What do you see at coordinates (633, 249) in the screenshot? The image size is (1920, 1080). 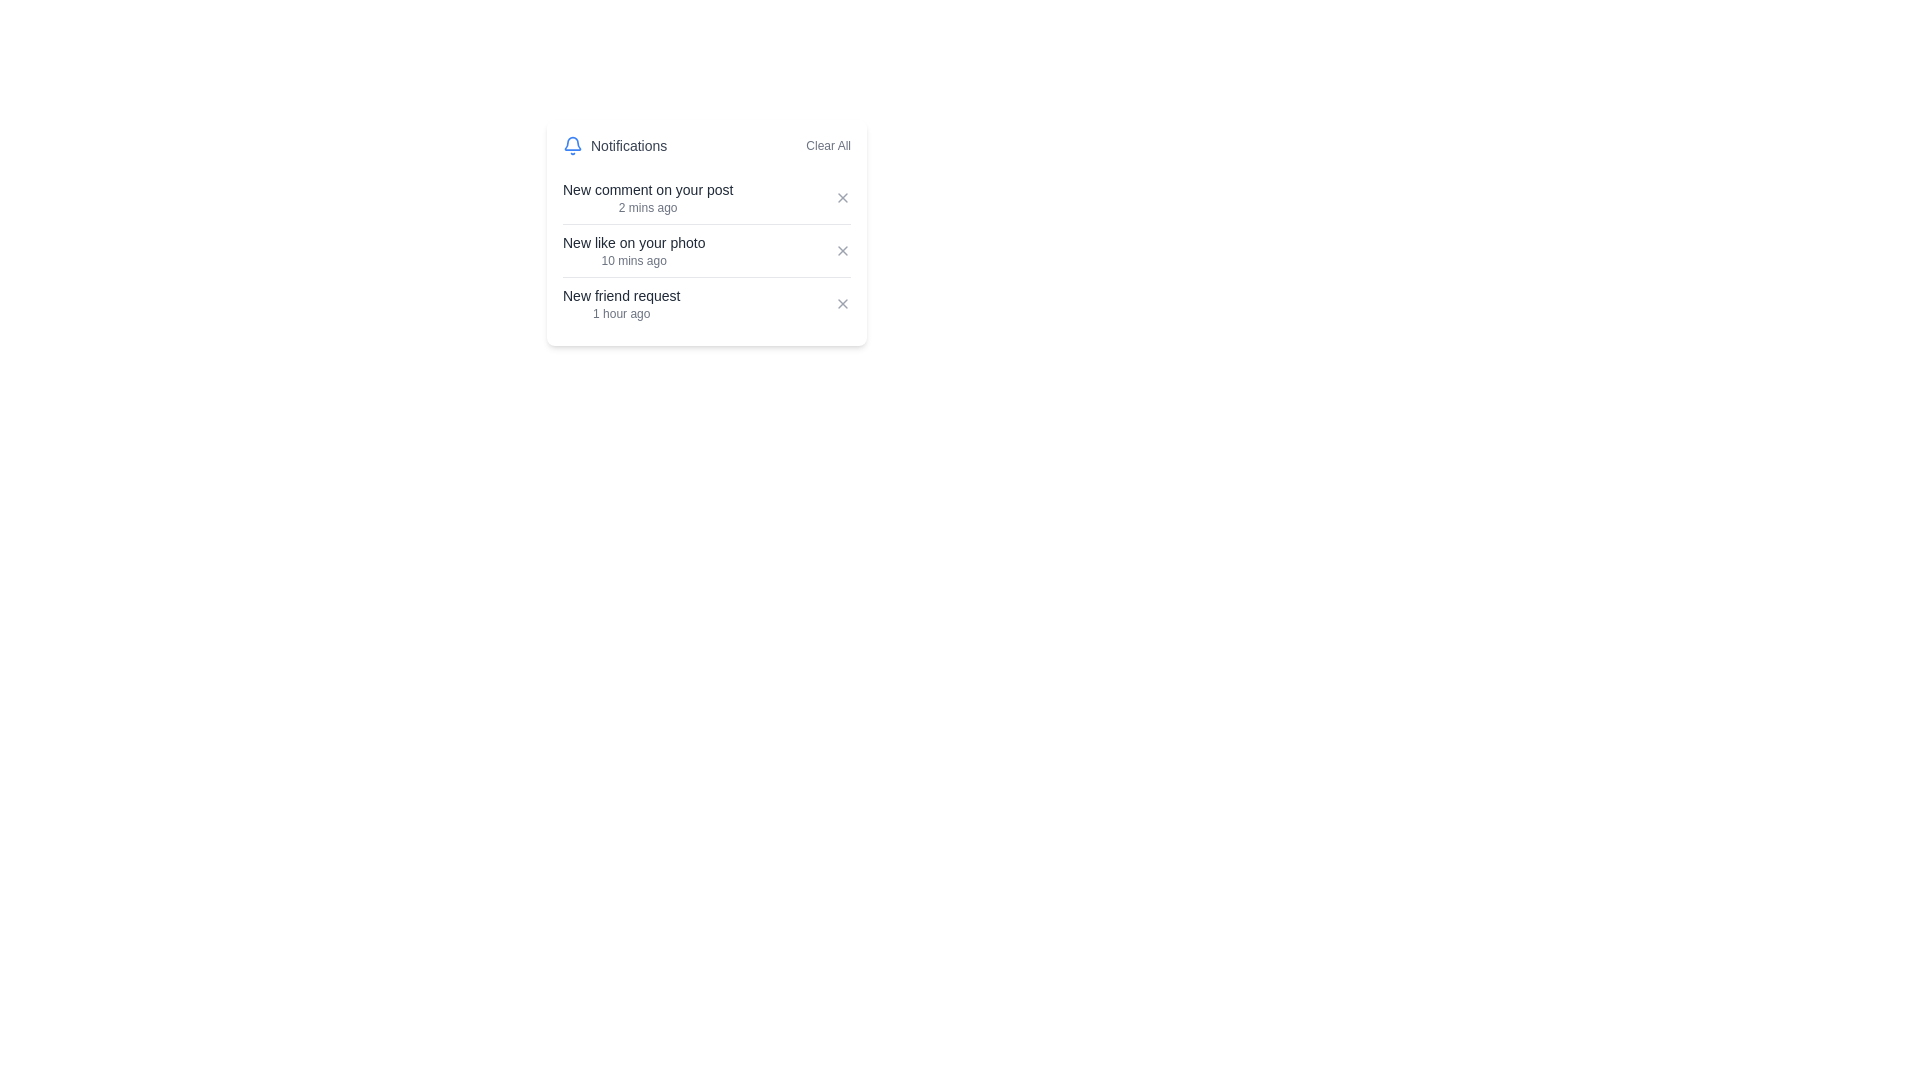 I see `notification text display element indicating that someone has liked the user's photo, which is the second notification in a vertically stacked list of notifications` at bounding box center [633, 249].